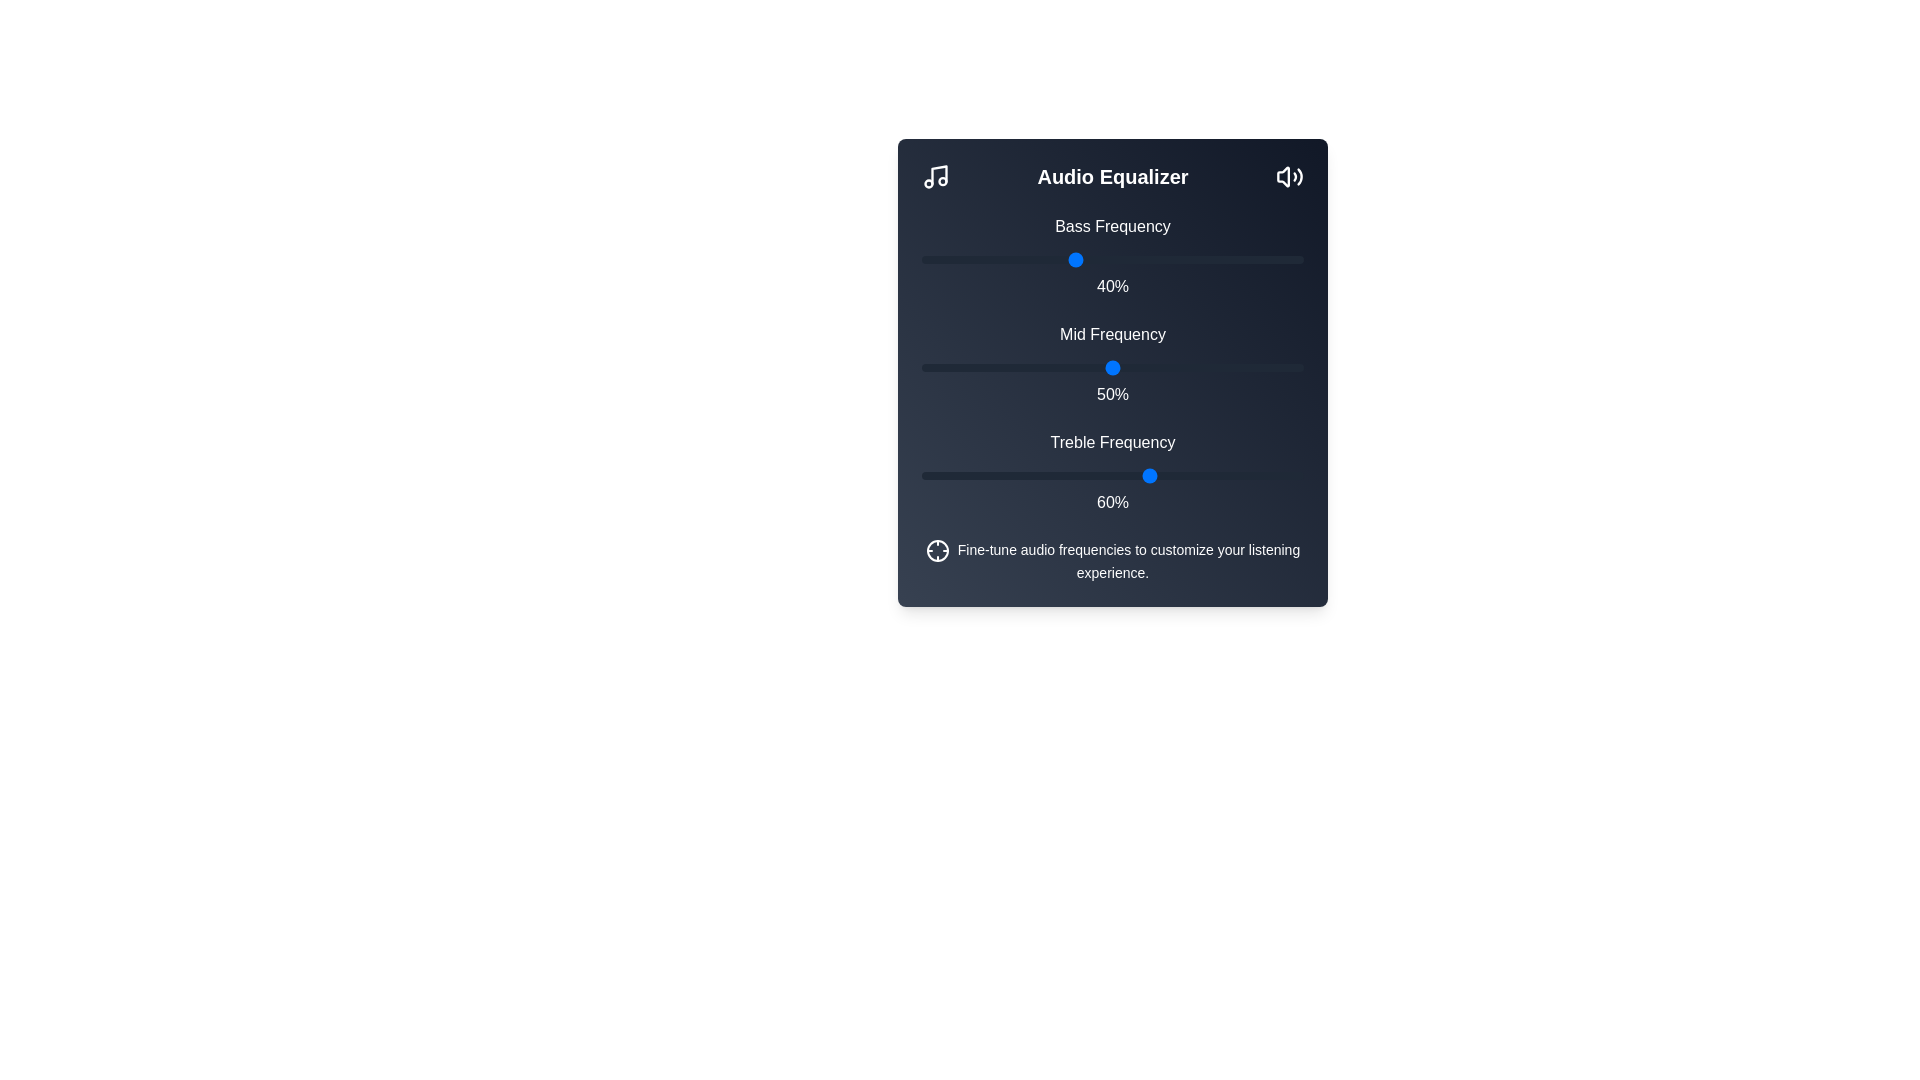  What do you see at coordinates (1281, 258) in the screenshot?
I see `the 0 slider to 94%` at bounding box center [1281, 258].